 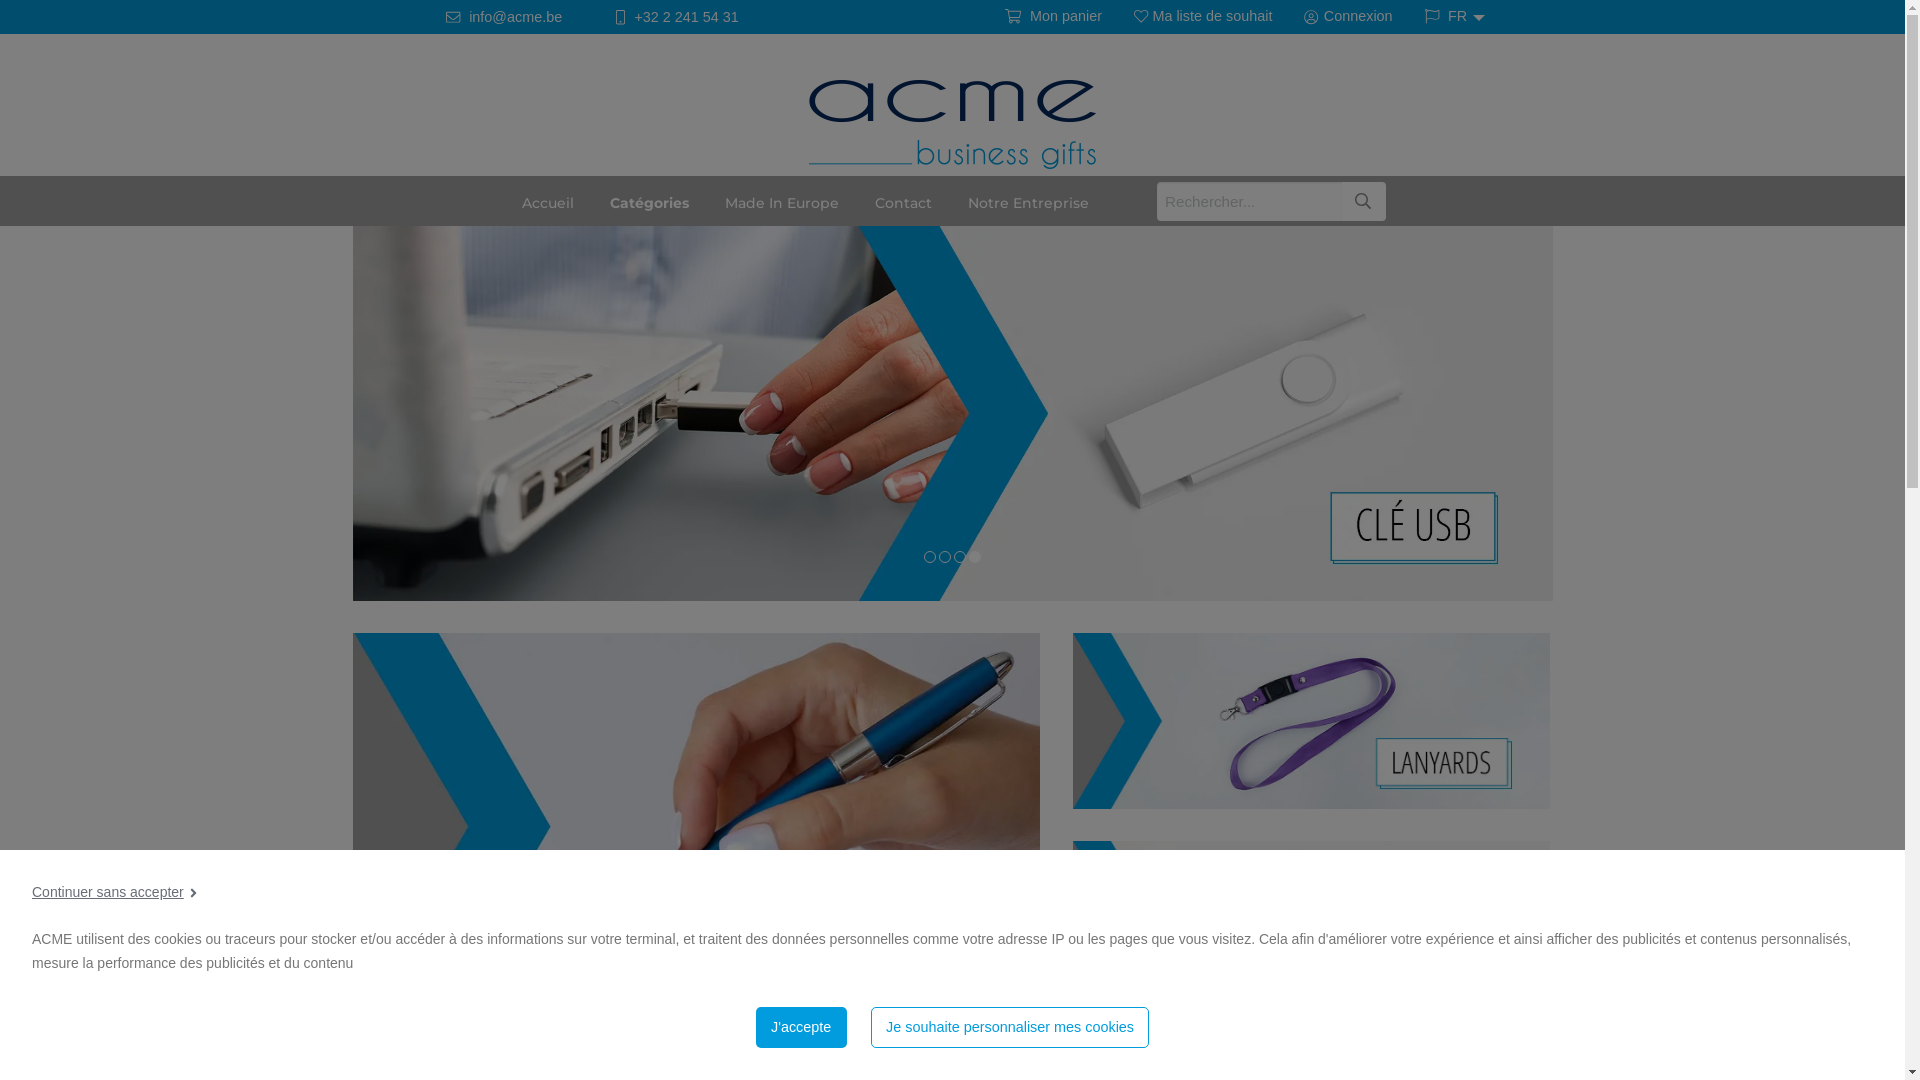 I want to click on 'Made In Europe', so click(x=781, y=200).